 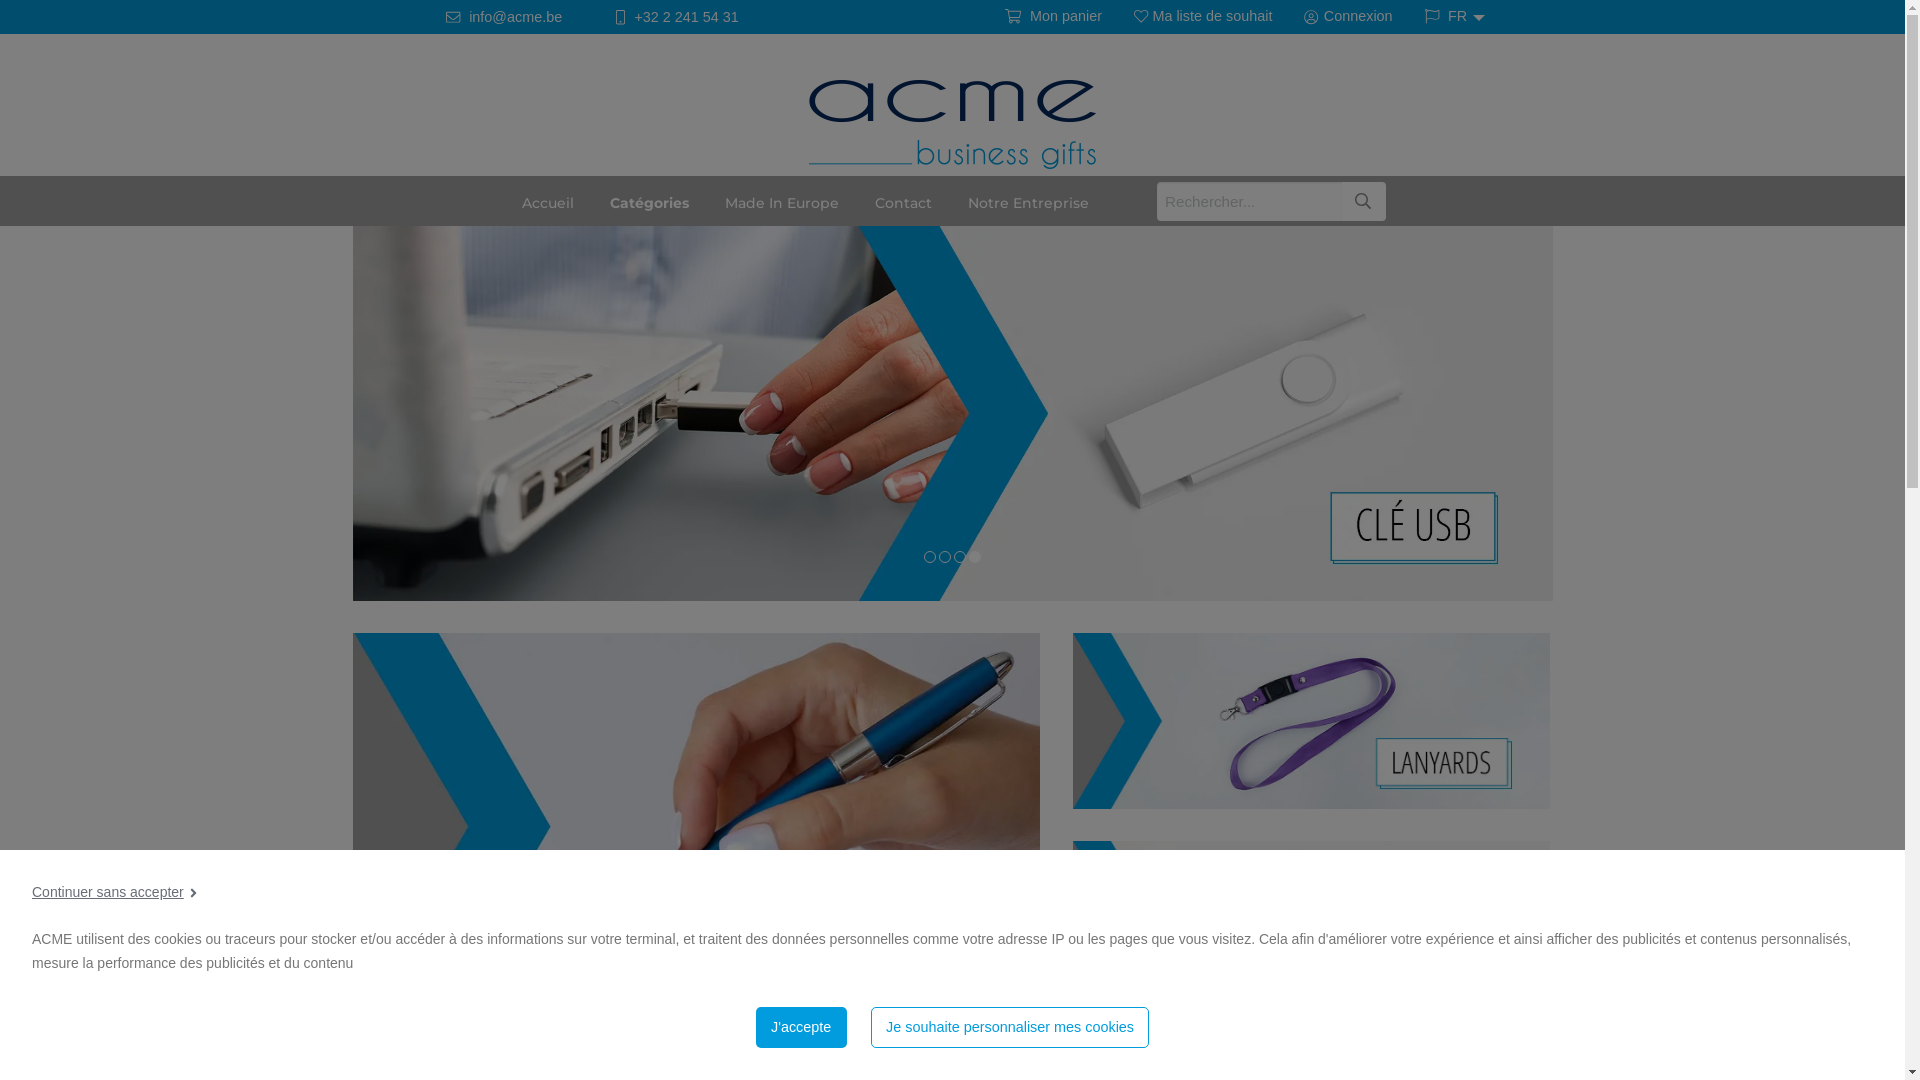 I want to click on 'Made In Europe', so click(x=781, y=200).